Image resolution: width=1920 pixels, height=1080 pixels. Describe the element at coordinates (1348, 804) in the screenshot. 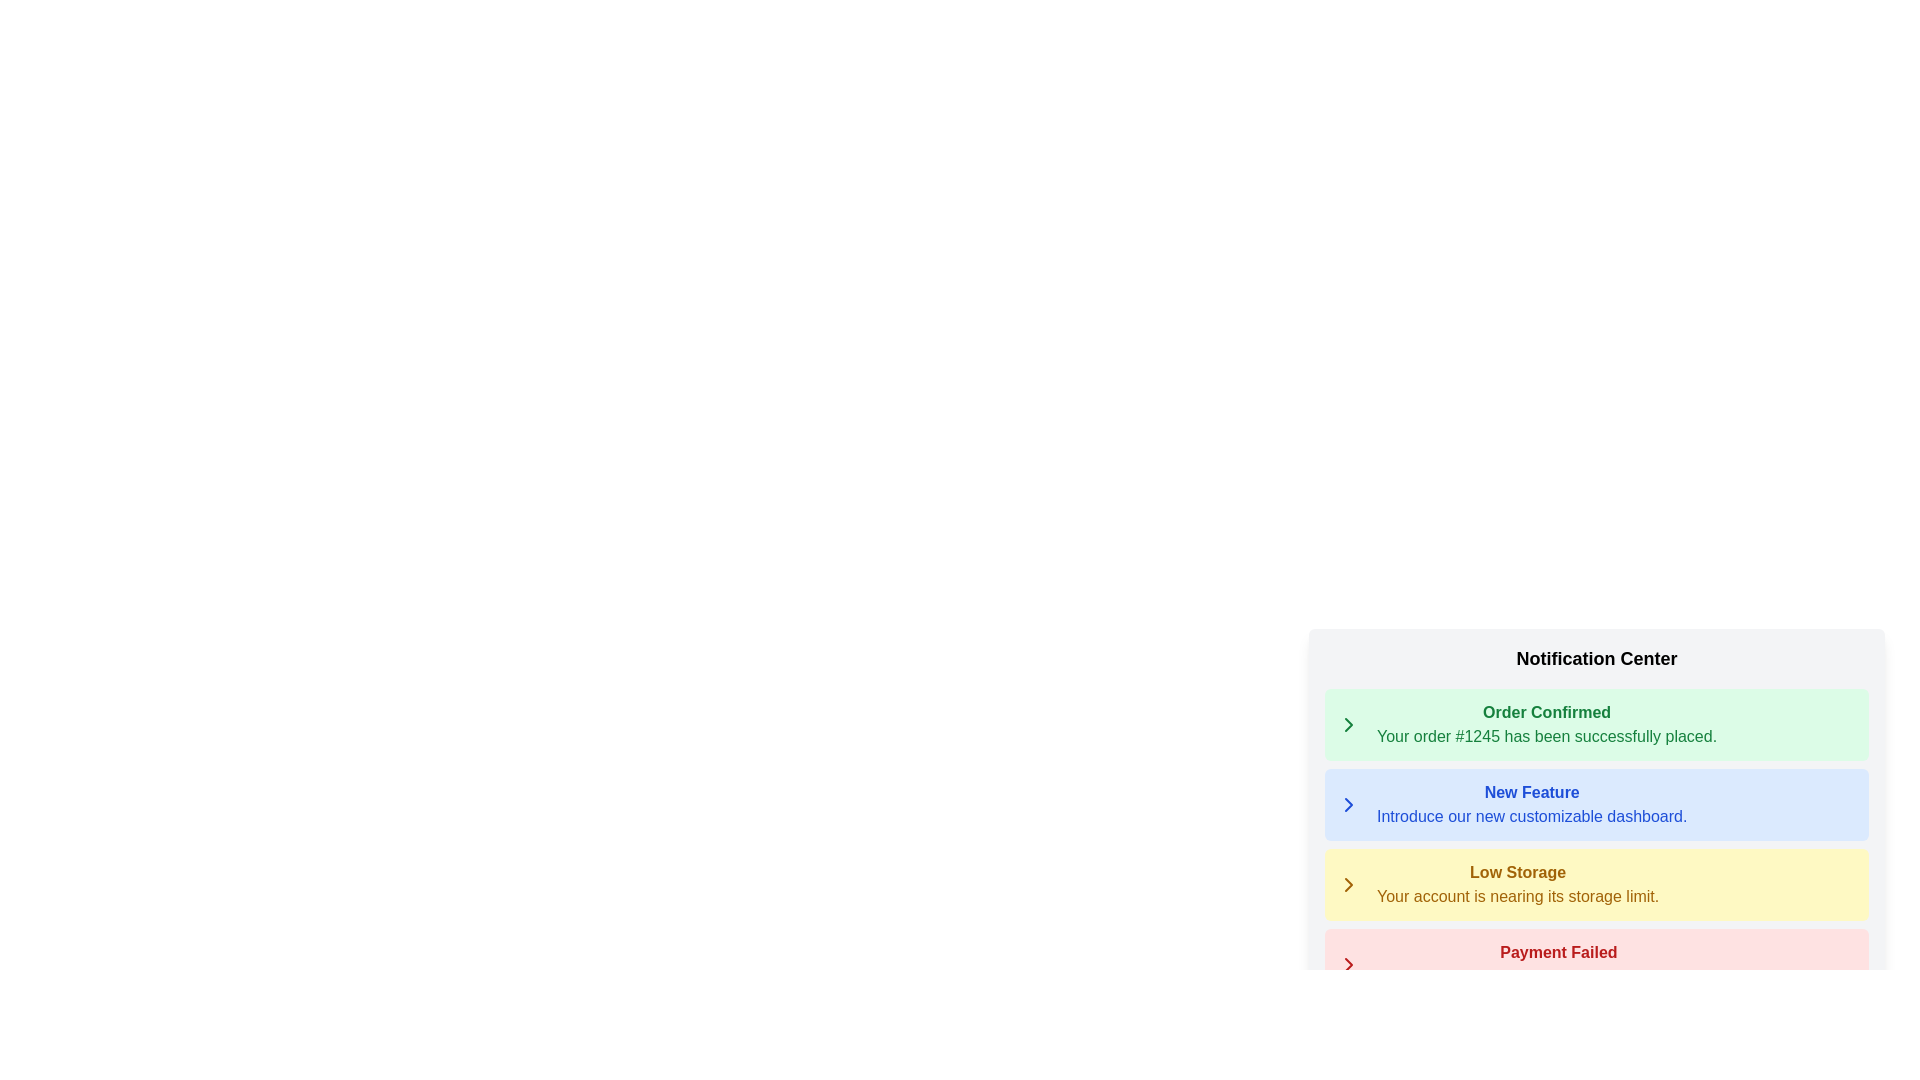

I see `the chevron icon located on the far left side of the blue notification box containing the text 'New Feature - Introduce our new customizable dashboard.'` at that location.